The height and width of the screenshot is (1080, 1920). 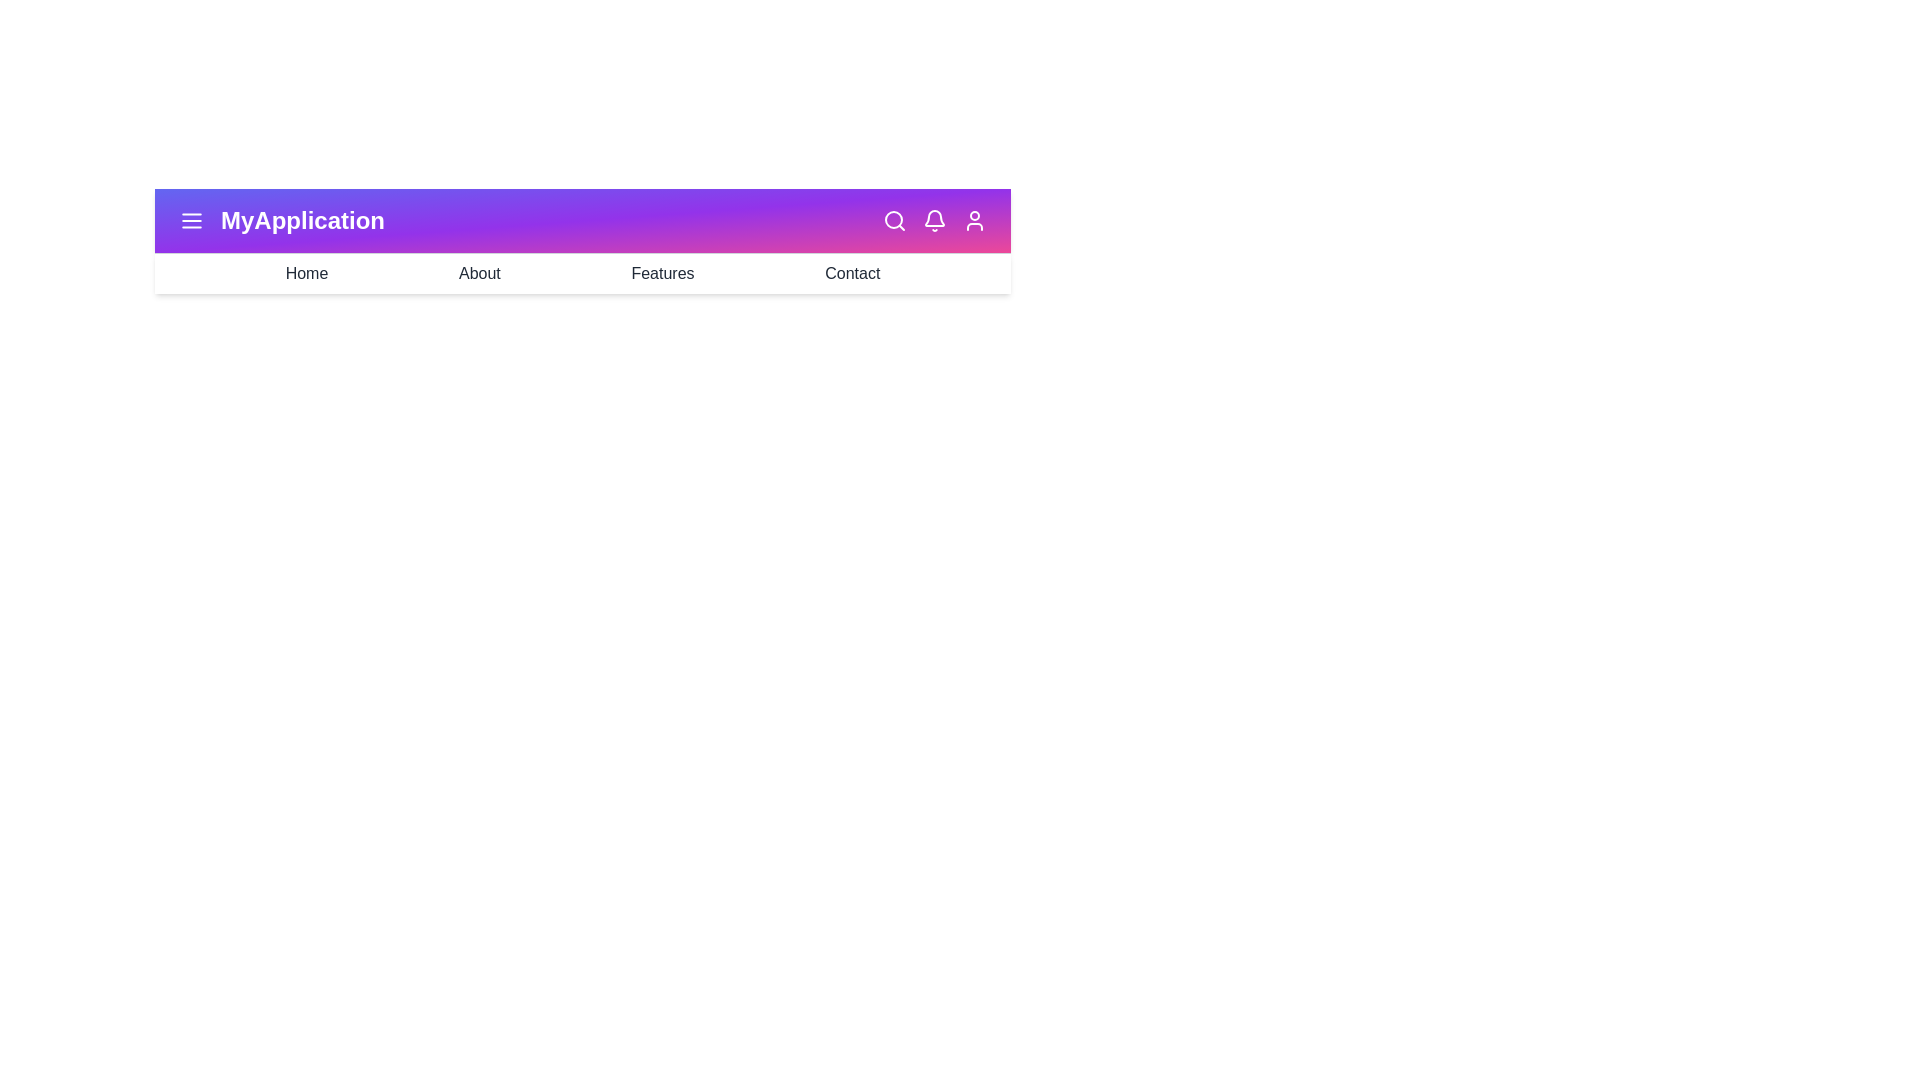 I want to click on the bell icon to view notifications, so click(x=934, y=220).